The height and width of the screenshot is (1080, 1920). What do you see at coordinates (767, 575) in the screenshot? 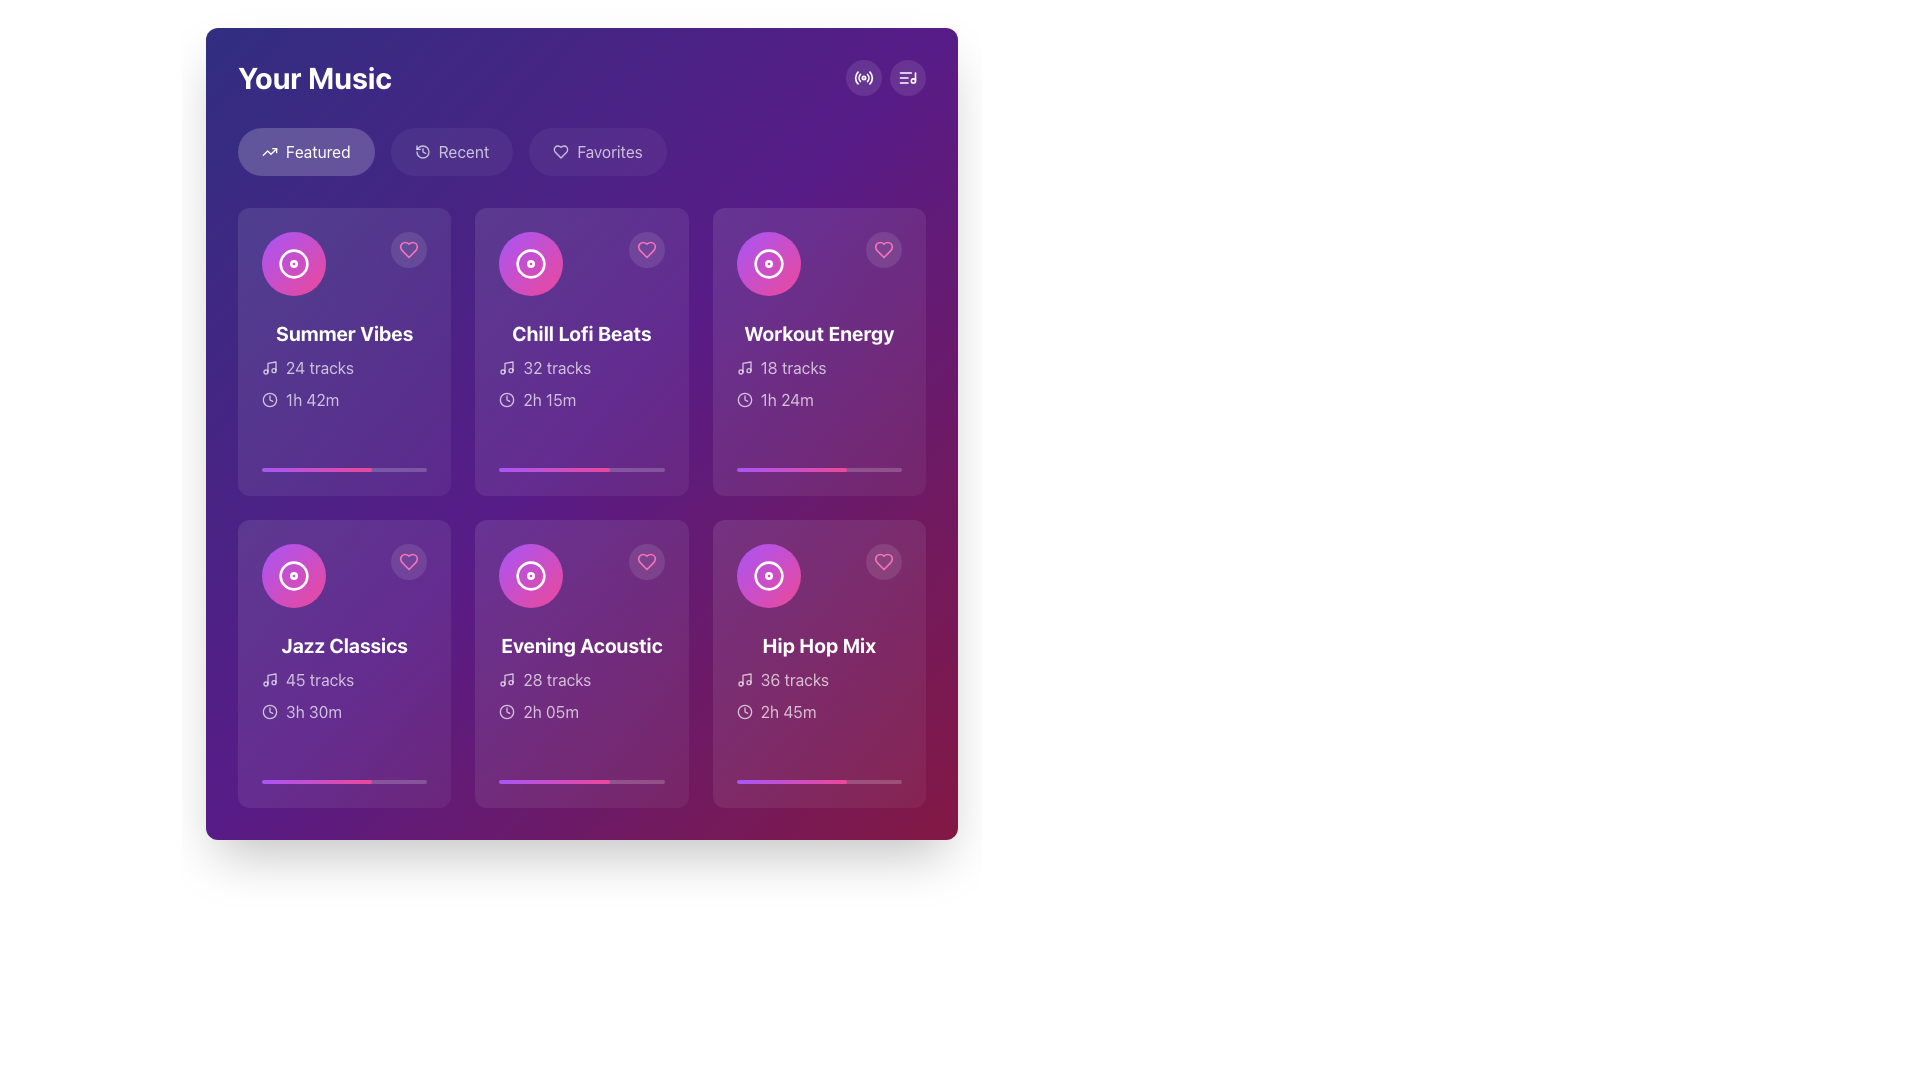
I see `the circular graphical element with a white border and a gradient fill from pink to purple, located at the center of the upper part of the 'Hip Hop Mix' music card` at bounding box center [767, 575].